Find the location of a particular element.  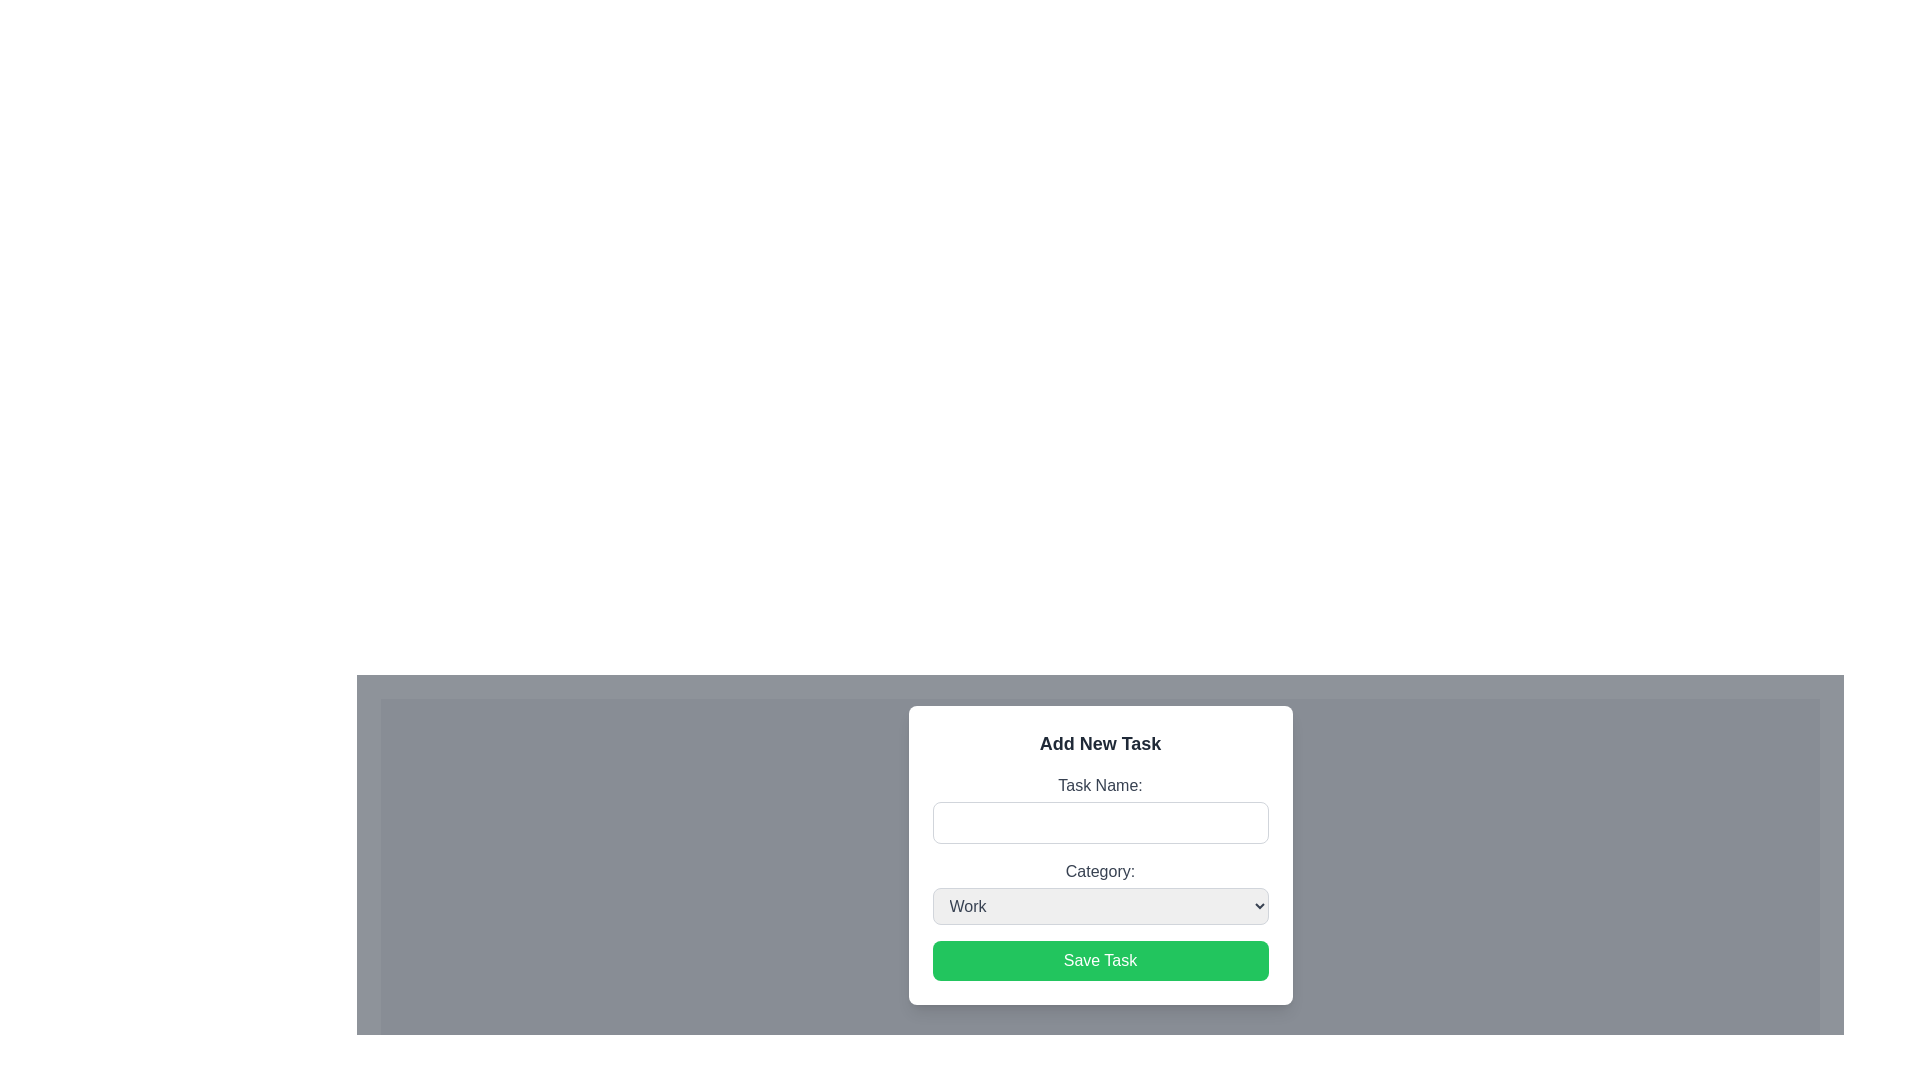

to focus on the task name input field located in the 'Add New Task' dialog box, which is the first input field above the 'Category:' field is located at coordinates (1099, 807).